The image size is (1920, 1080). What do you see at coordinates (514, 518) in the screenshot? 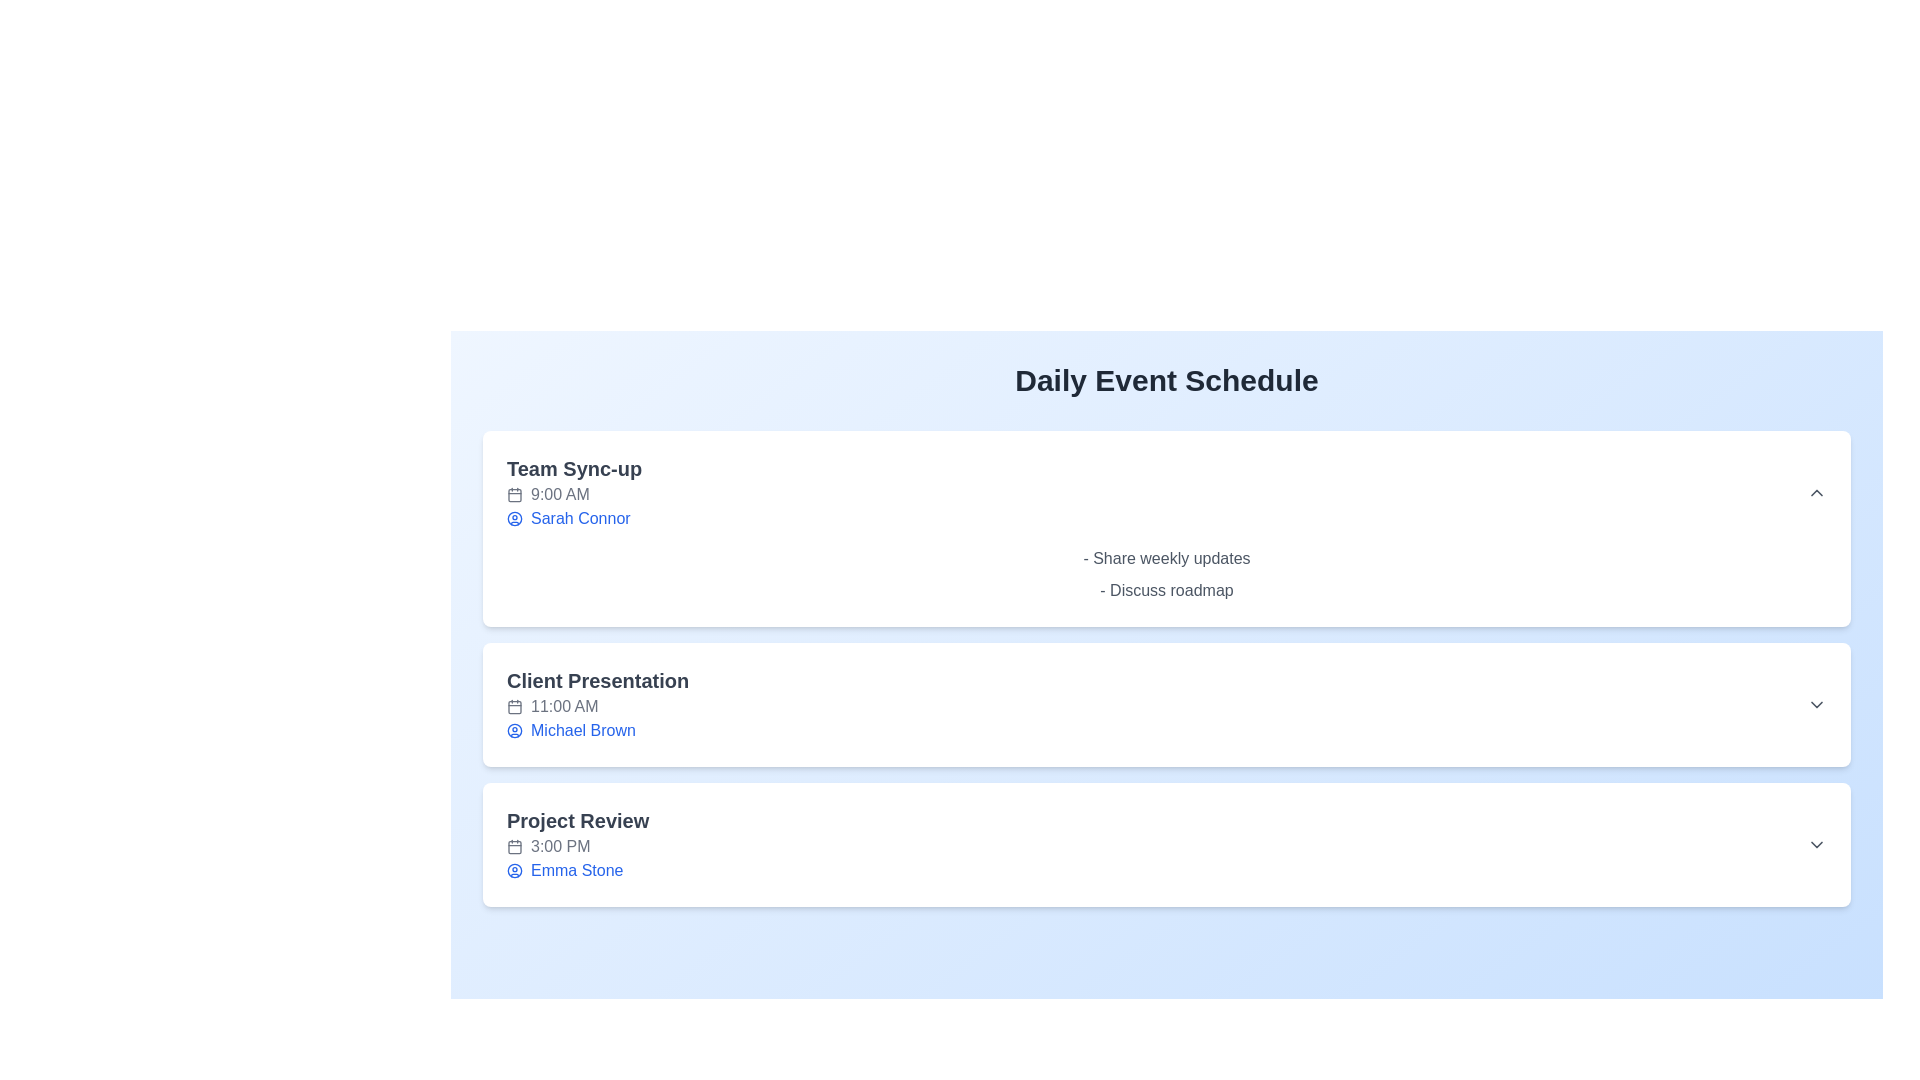
I see `the SVG user avatar icon representing 'Sarah Connor' in the 'Team Sync-up' block of the schedule interface` at bounding box center [514, 518].